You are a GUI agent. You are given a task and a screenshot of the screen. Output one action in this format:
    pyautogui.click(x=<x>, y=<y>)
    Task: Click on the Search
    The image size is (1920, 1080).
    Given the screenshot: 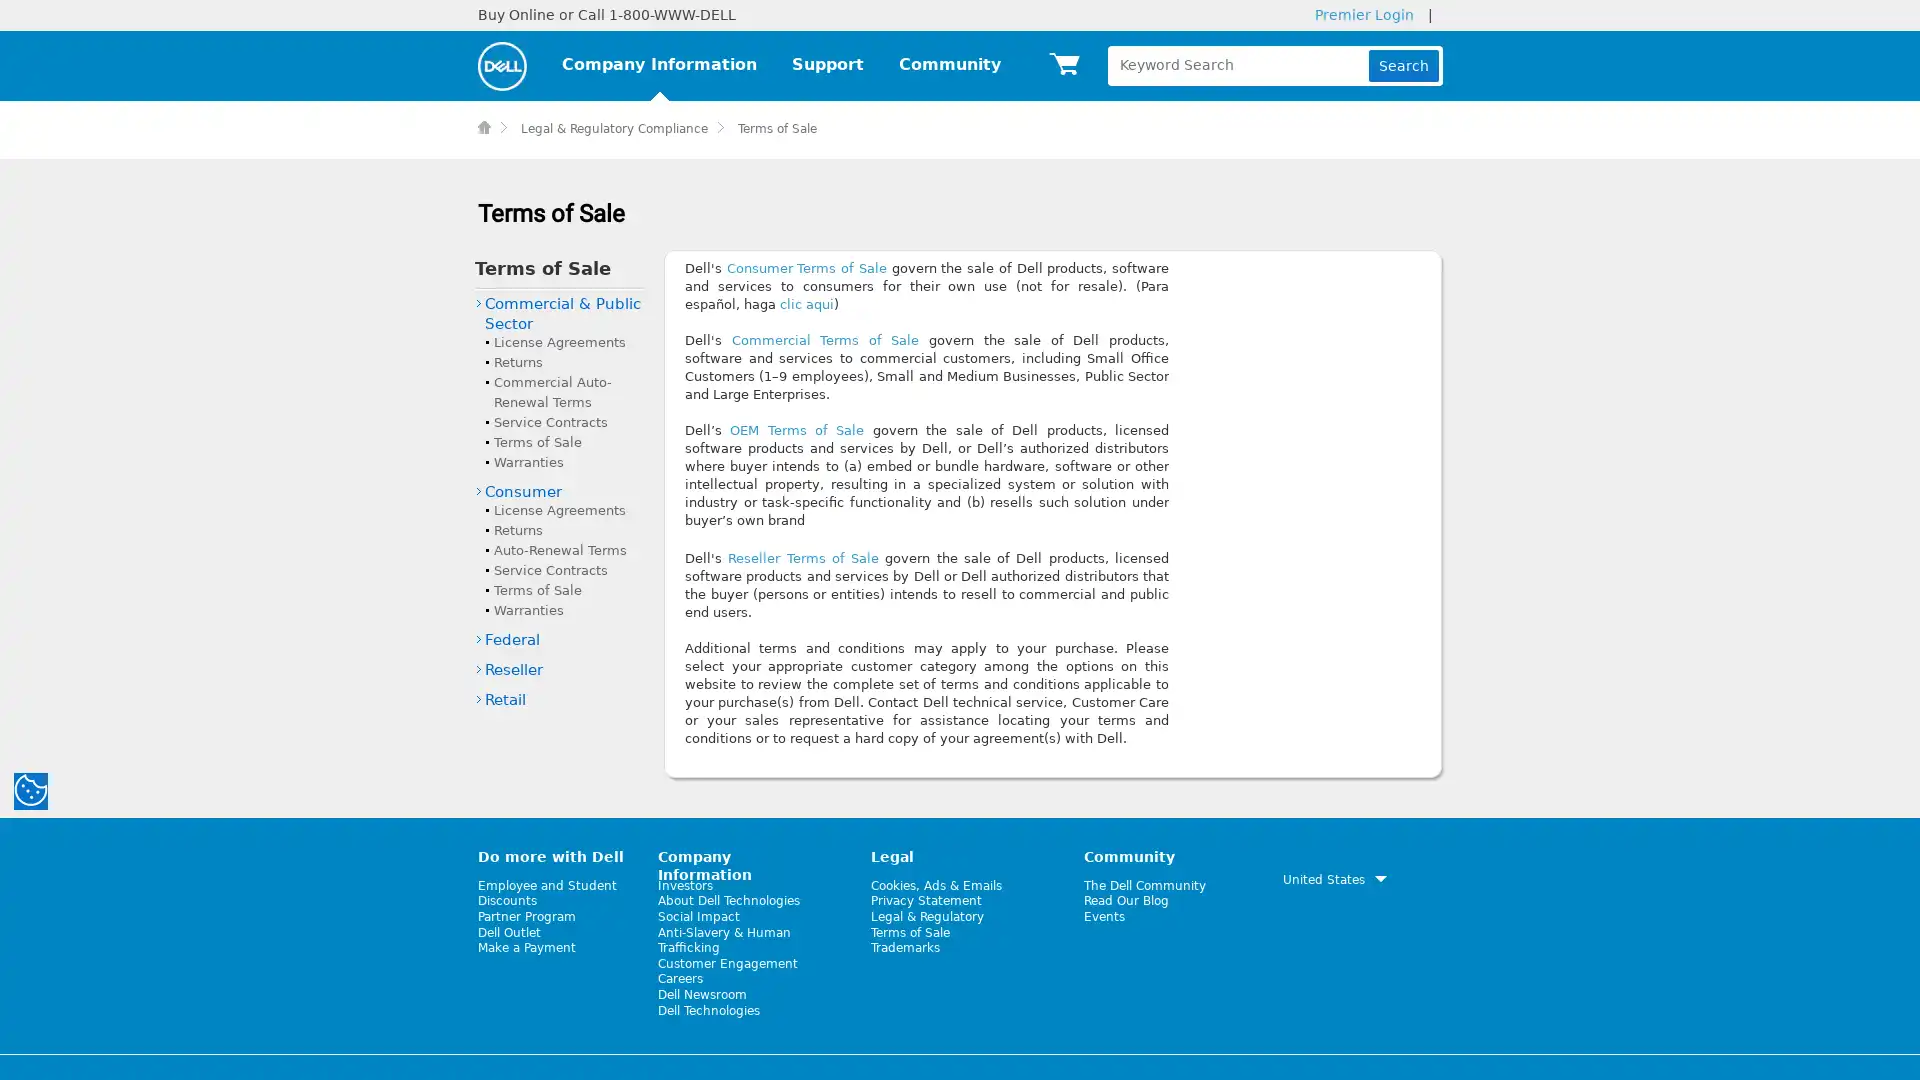 What is the action you would take?
    pyautogui.click(x=1401, y=64)
    